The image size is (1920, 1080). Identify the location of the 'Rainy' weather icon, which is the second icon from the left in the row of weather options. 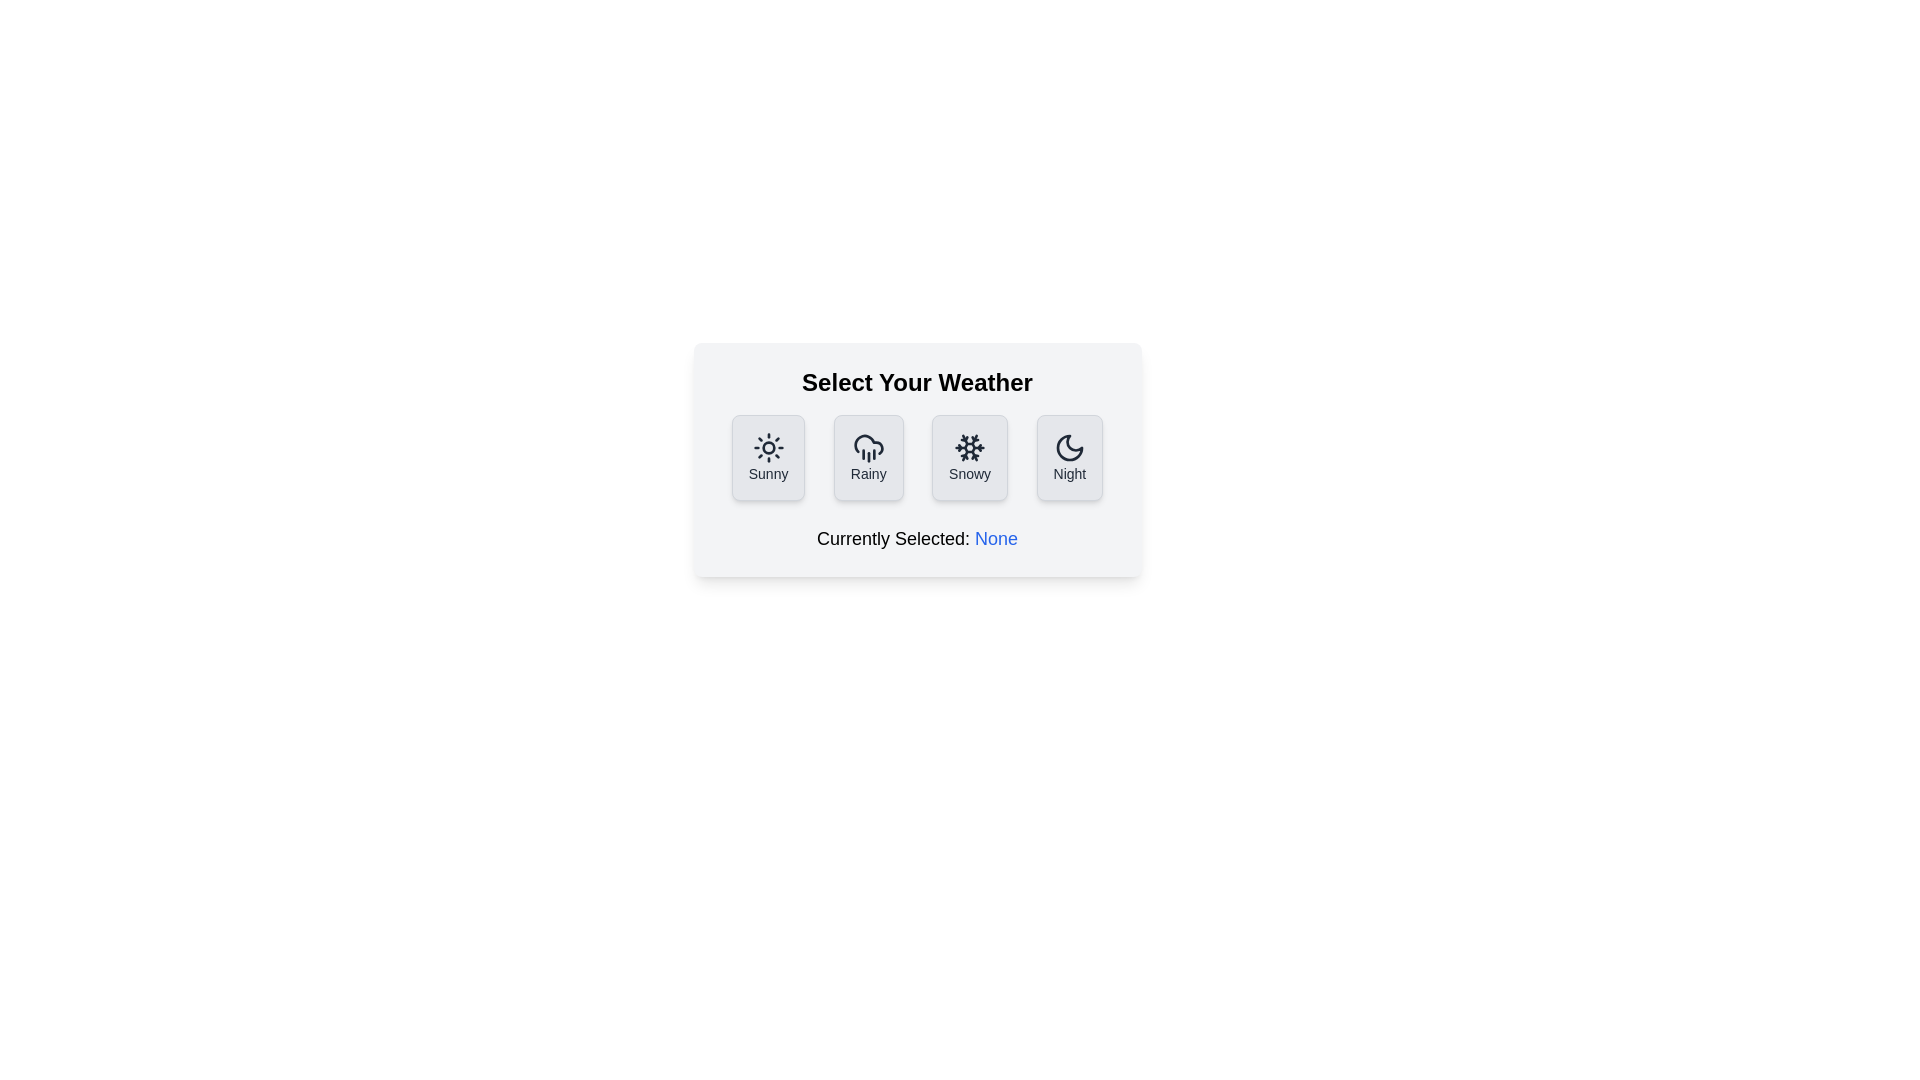
(868, 446).